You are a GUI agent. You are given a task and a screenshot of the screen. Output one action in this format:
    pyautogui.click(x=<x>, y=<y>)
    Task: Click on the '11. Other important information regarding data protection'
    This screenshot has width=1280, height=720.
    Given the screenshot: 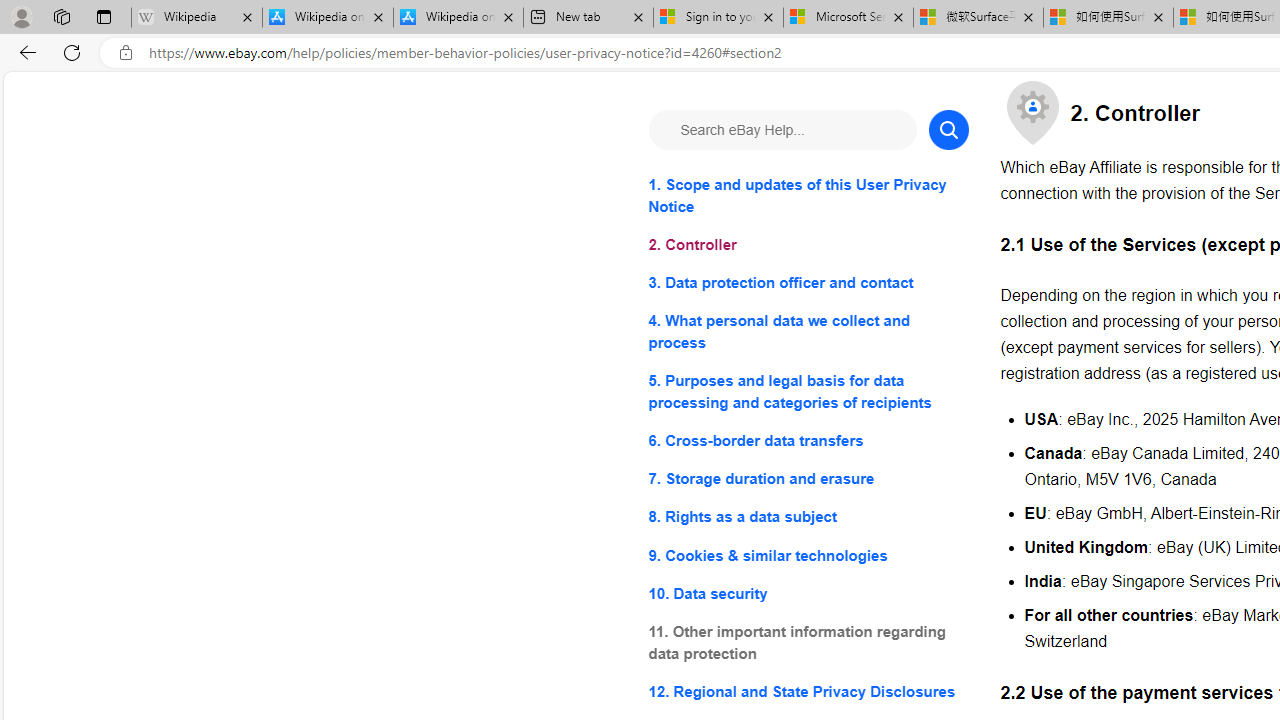 What is the action you would take?
    pyautogui.click(x=808, y=642)
    